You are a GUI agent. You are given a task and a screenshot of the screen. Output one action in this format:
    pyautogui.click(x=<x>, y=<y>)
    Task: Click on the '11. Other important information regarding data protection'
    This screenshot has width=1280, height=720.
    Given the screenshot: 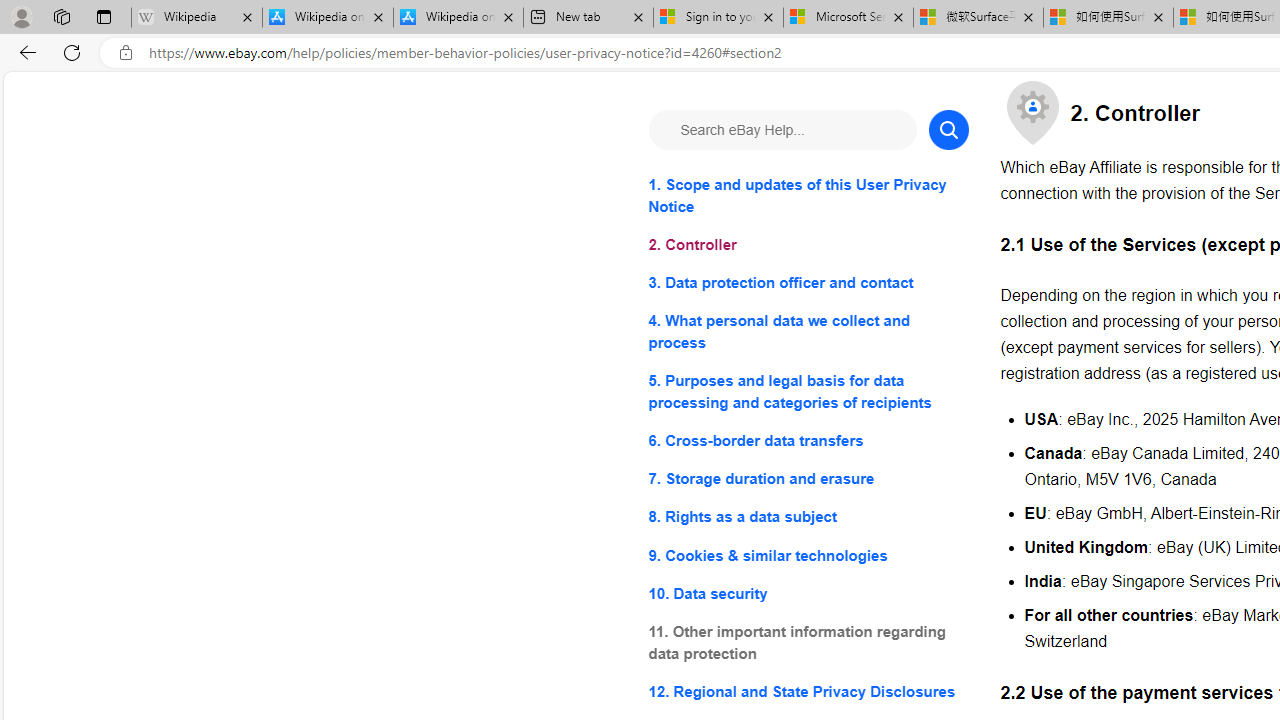 What is the action you would take?
    pyautogui.click(x=808, y=642)
    